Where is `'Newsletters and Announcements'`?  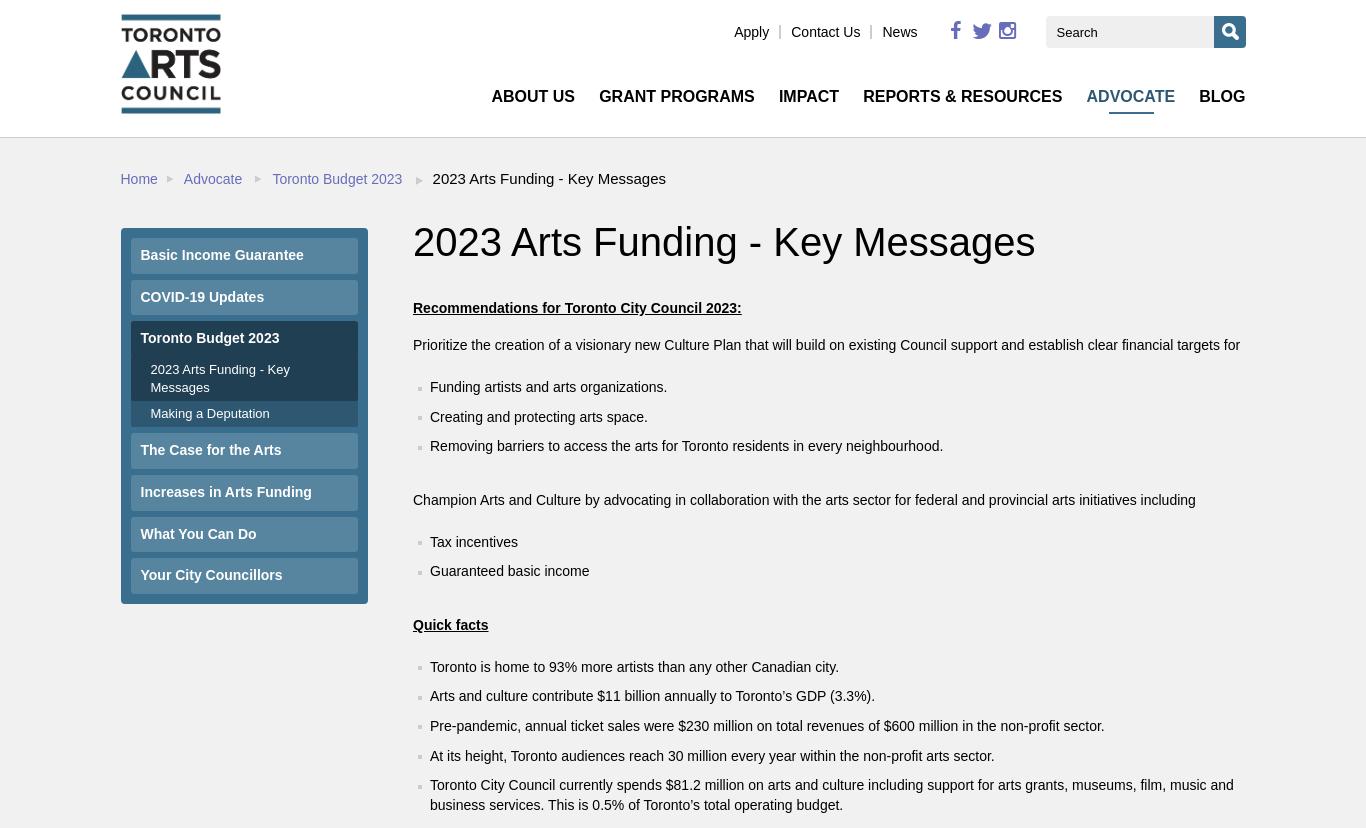 'Newsletters and Announcements' is located at coordinates (911, 298).